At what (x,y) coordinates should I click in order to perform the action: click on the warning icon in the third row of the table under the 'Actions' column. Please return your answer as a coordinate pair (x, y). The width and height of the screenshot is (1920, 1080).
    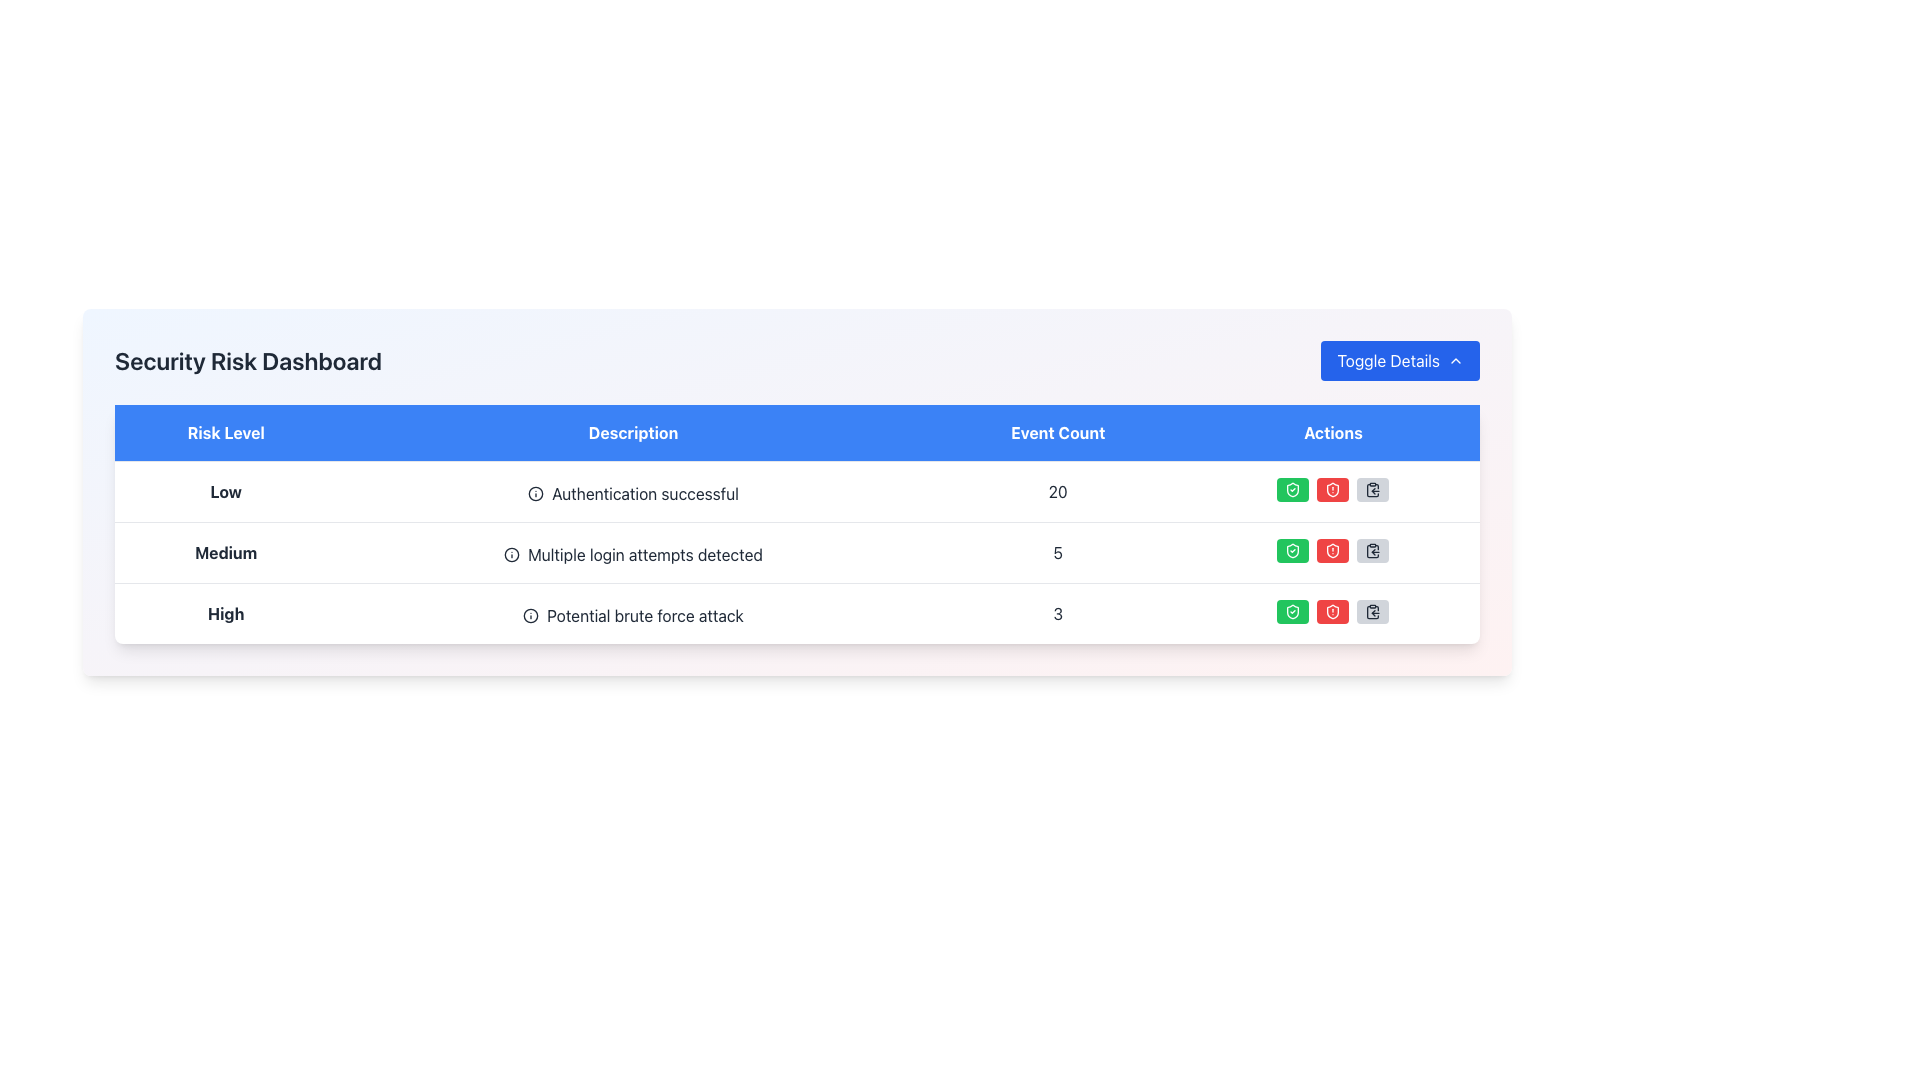
    Looking at the image, I should click on (1333, 611).